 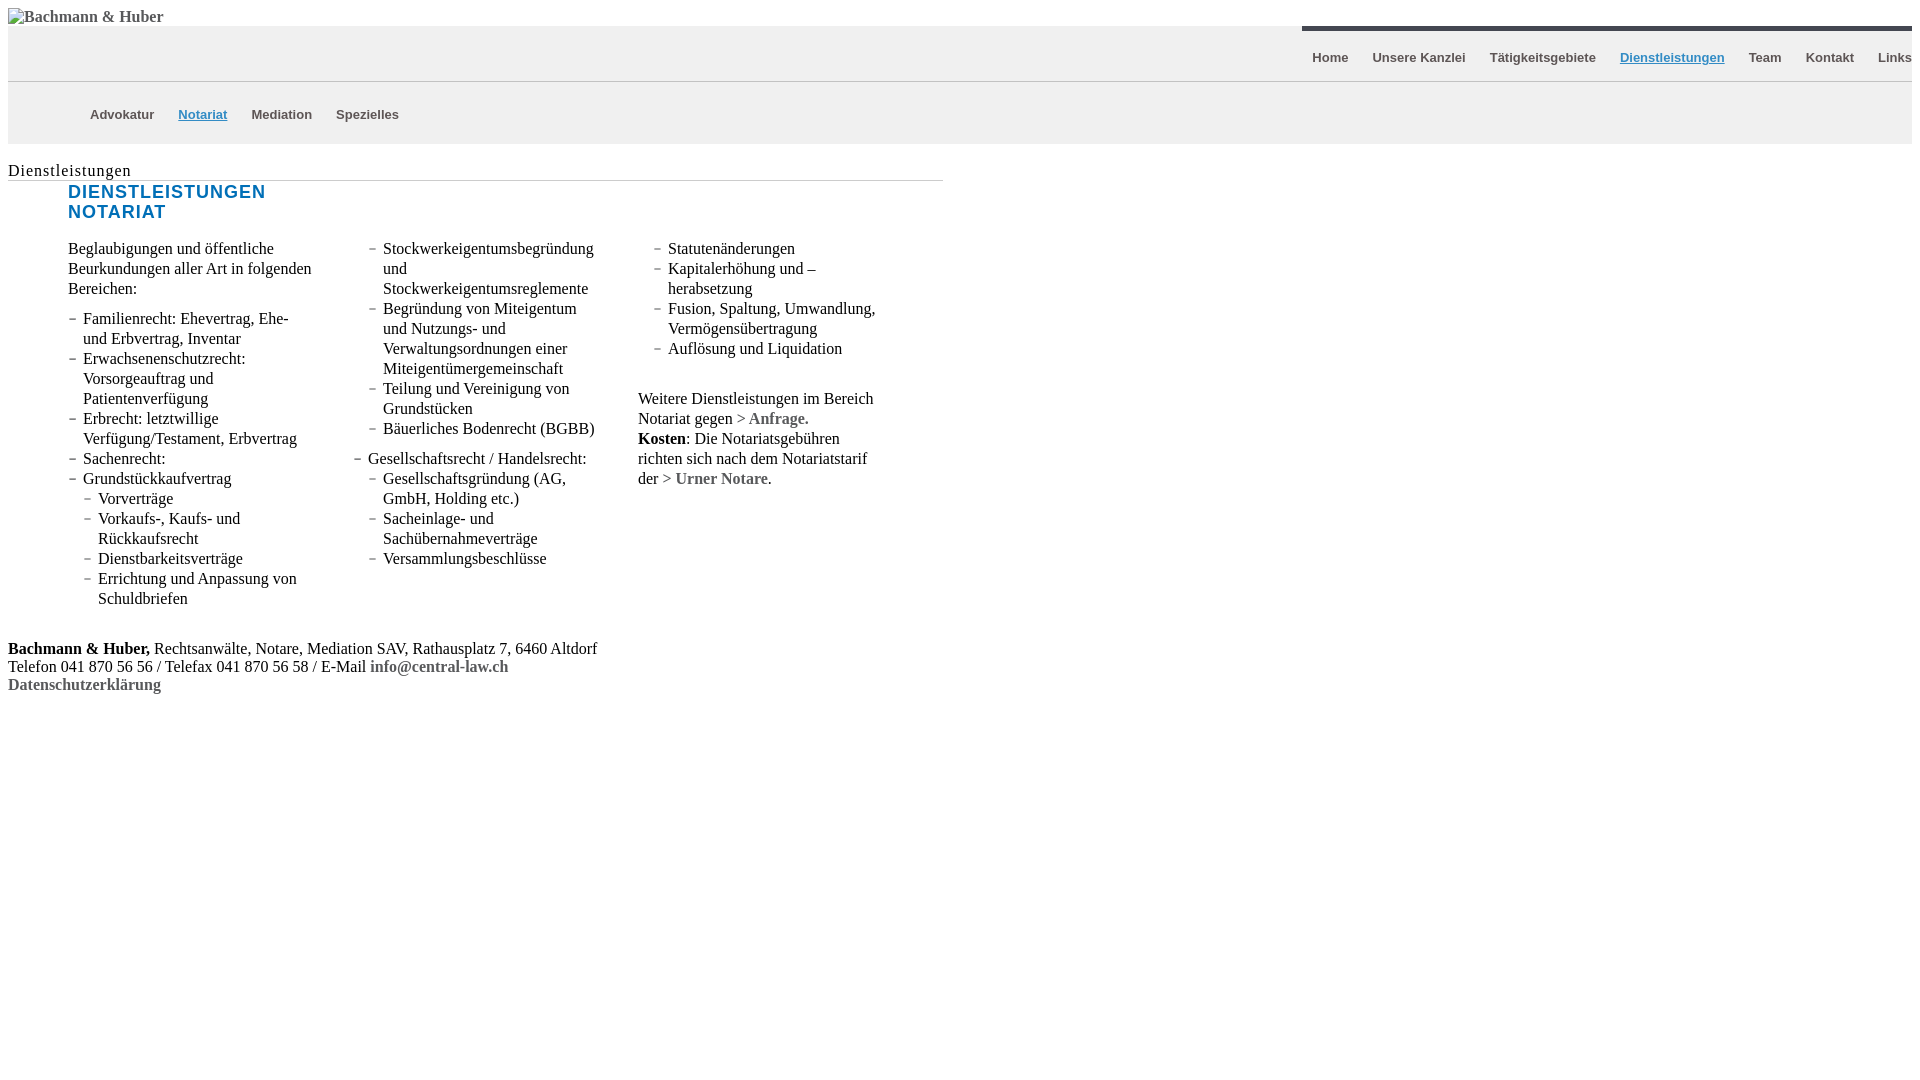 What do you see at coordinates (249, 114) in the screenshot?
I see `'Mediation'` at bounding box center [249, 114].